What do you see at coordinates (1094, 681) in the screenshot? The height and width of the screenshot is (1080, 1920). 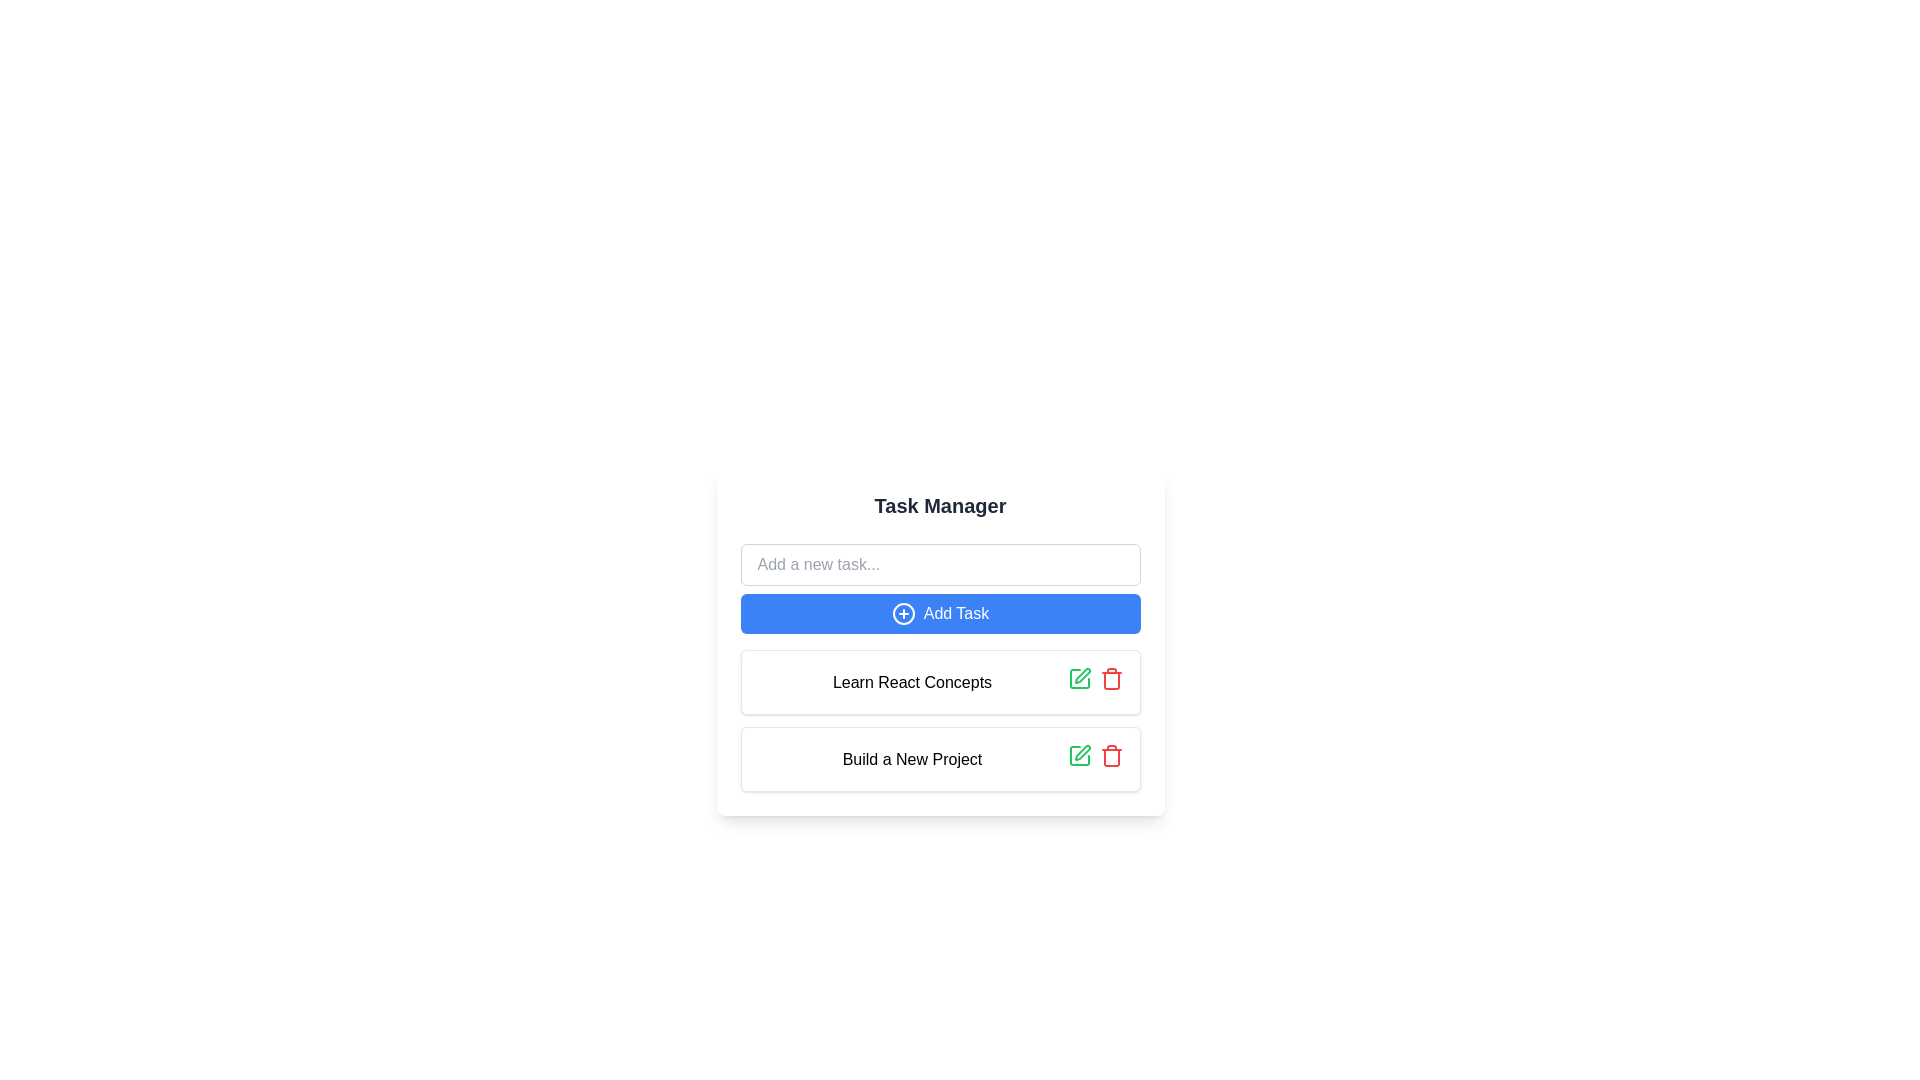 I see `the group of interactive icons consisting of a green pencil icon and a red trash can icon located in the top-right section of the 'Learn React Concepts' task card` at bounding box center [1094, 681].